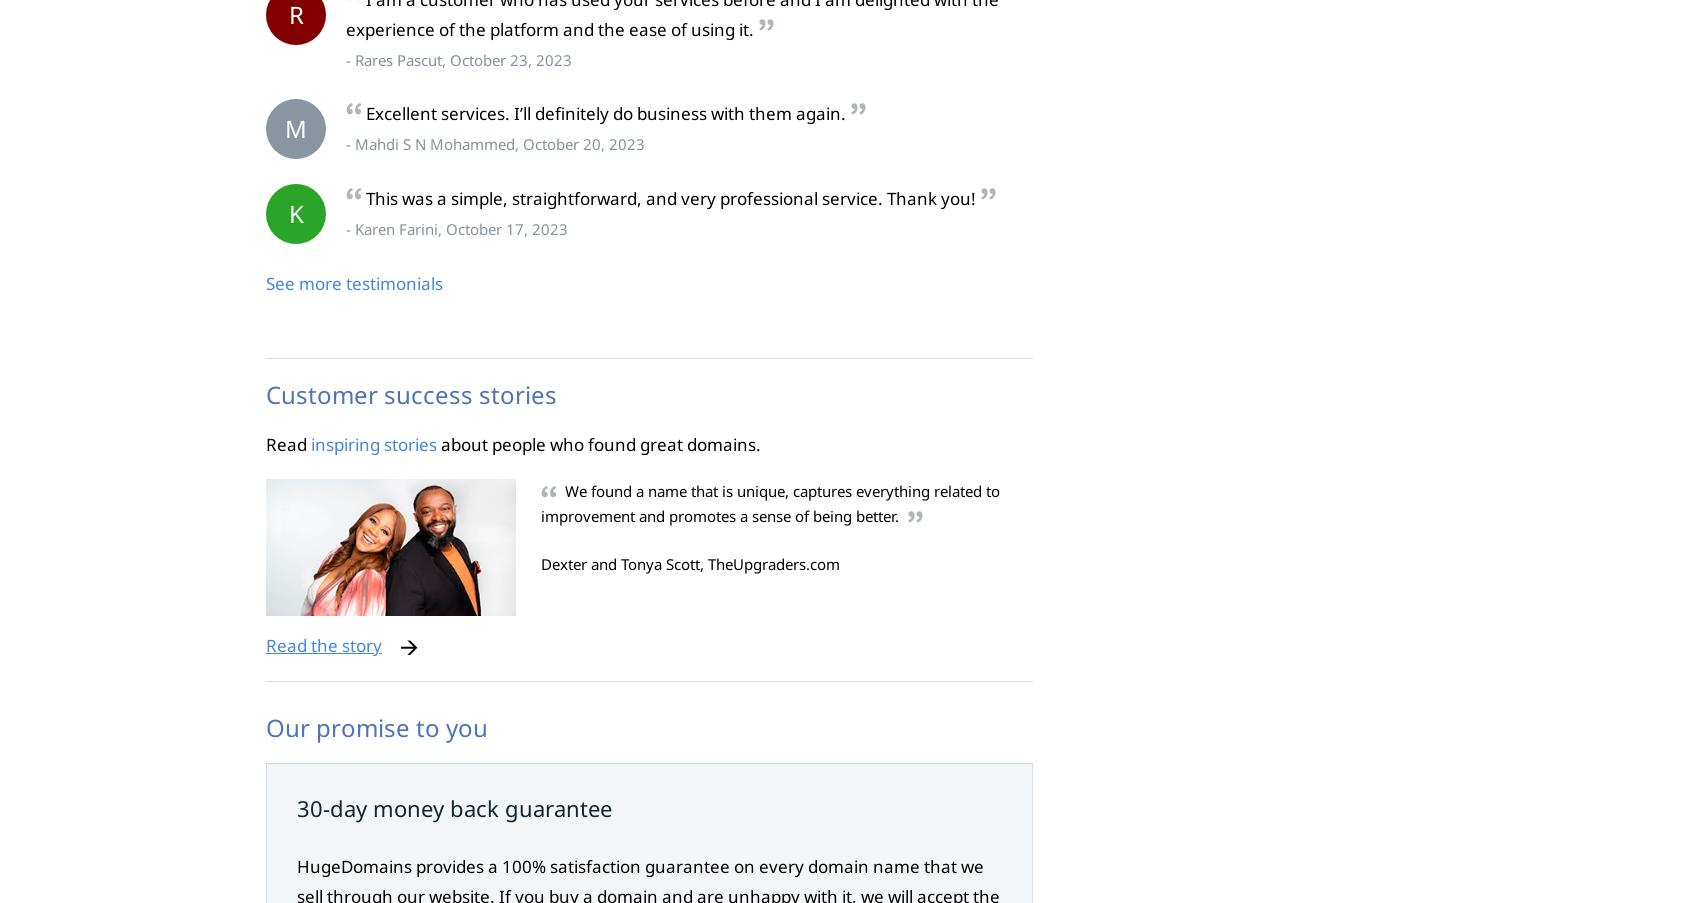 This screenshot has width=1702, height=903. What do you see at coordinates (295, 213) in the screenshot?
I see `'K'` at bounding box center [295, 213].